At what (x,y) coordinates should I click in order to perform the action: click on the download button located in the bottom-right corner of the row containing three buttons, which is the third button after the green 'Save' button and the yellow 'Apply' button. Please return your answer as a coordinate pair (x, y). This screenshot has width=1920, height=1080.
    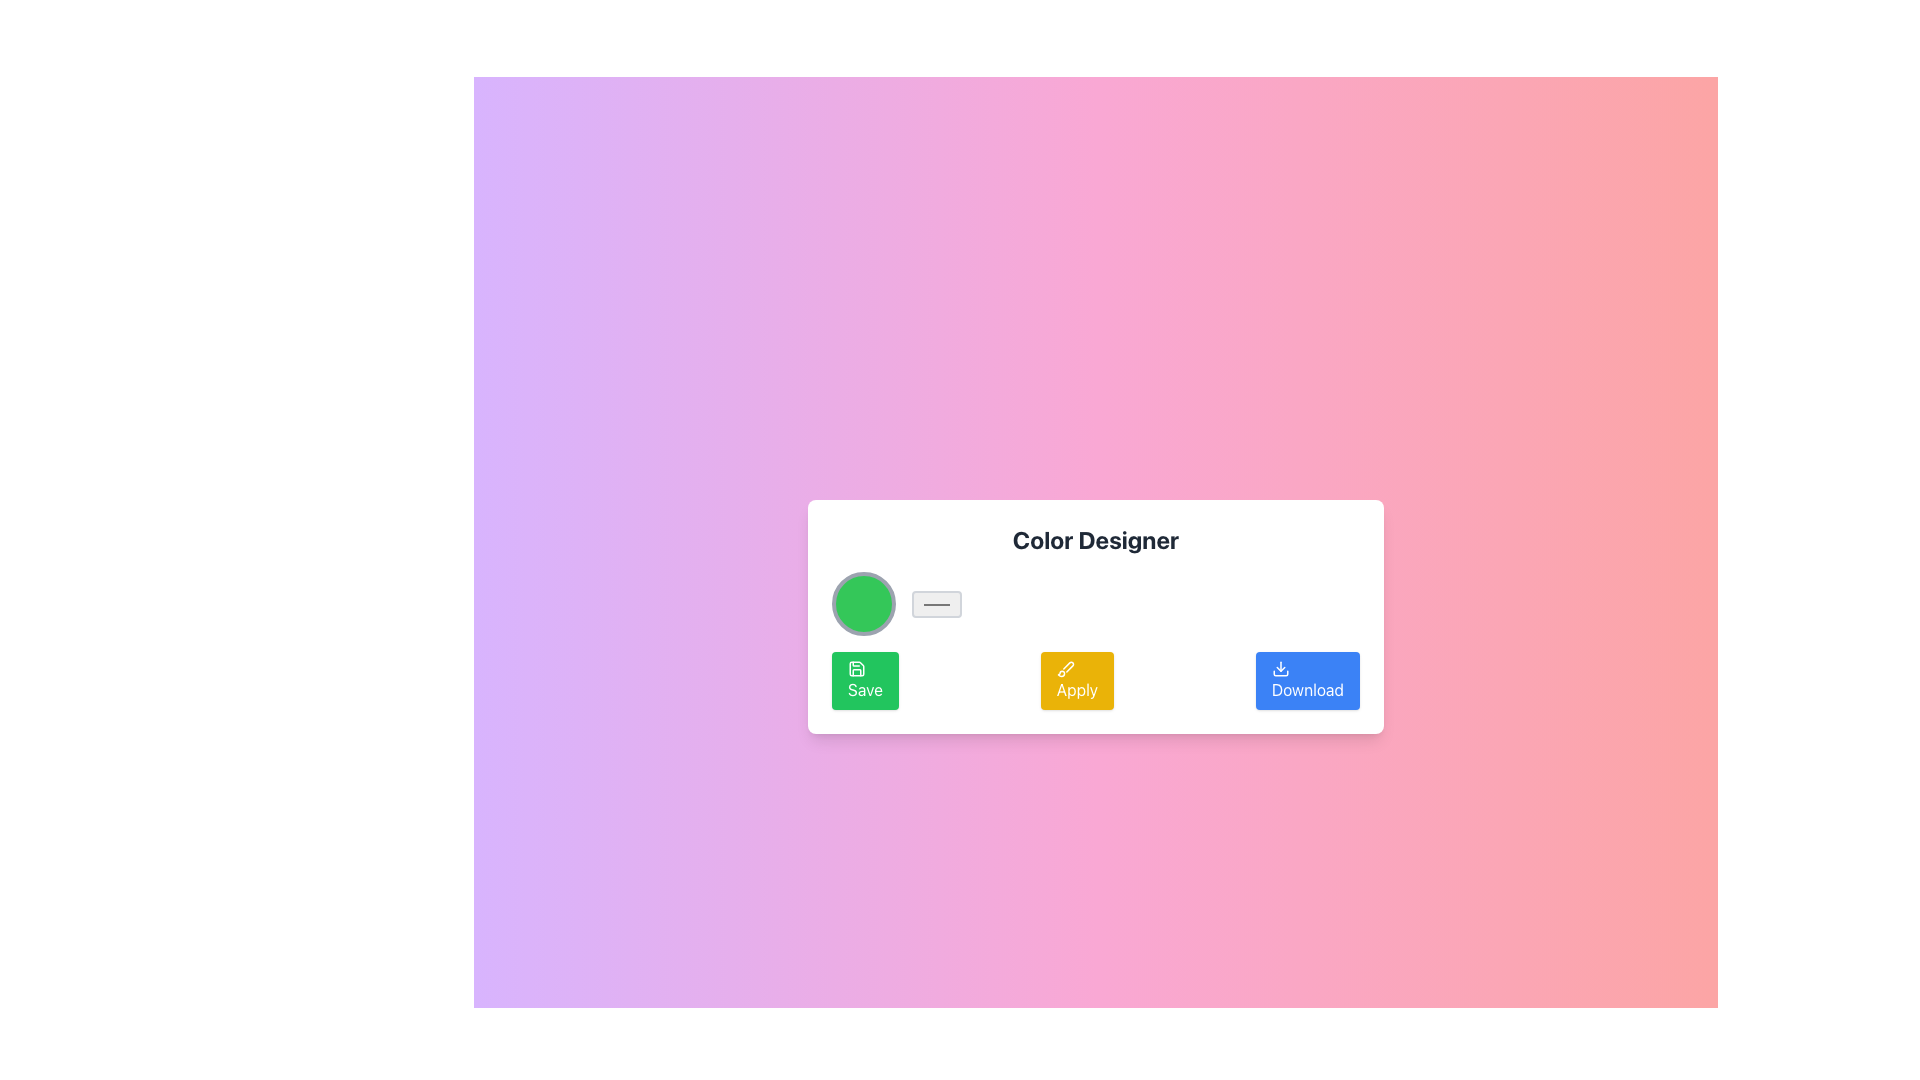
    Looking at the image, I should click on (1307, 680).